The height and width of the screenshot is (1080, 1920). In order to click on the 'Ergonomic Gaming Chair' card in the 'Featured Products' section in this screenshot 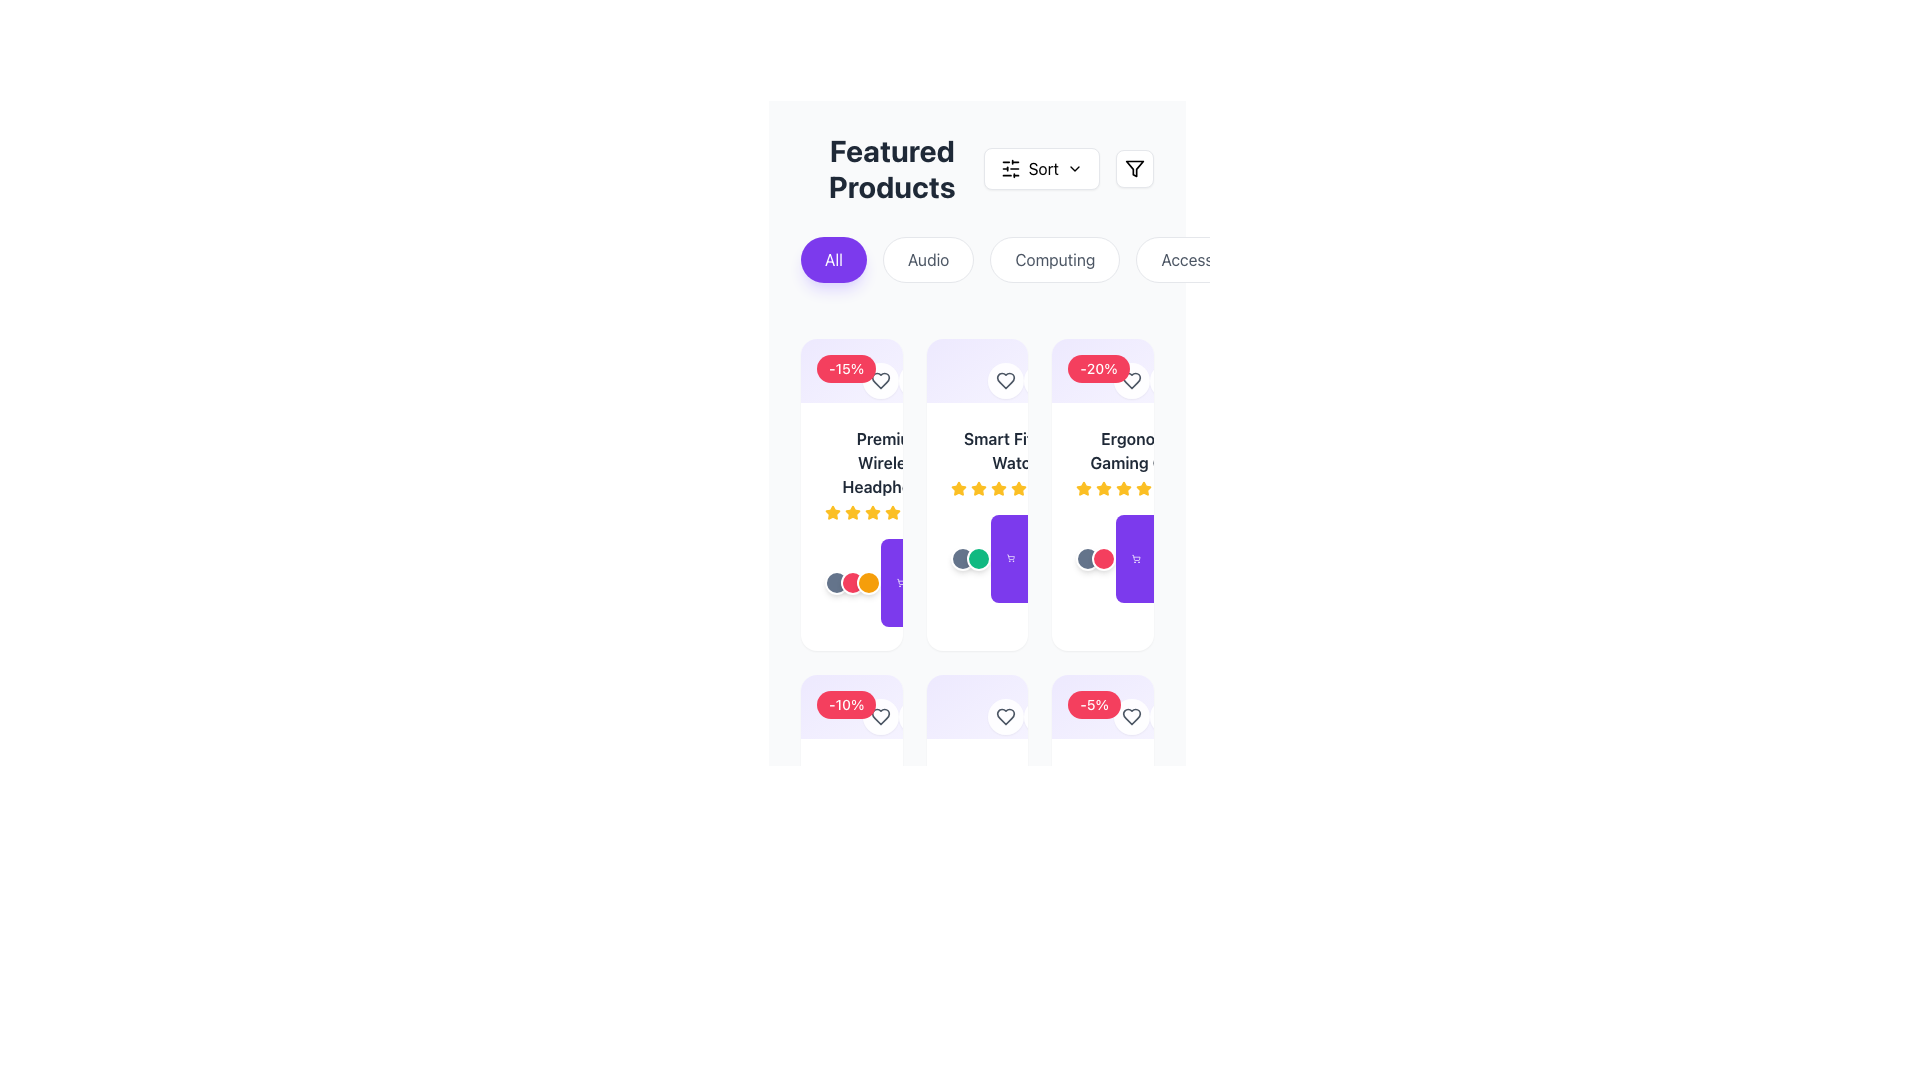, I will do `click(1102, 494)`.